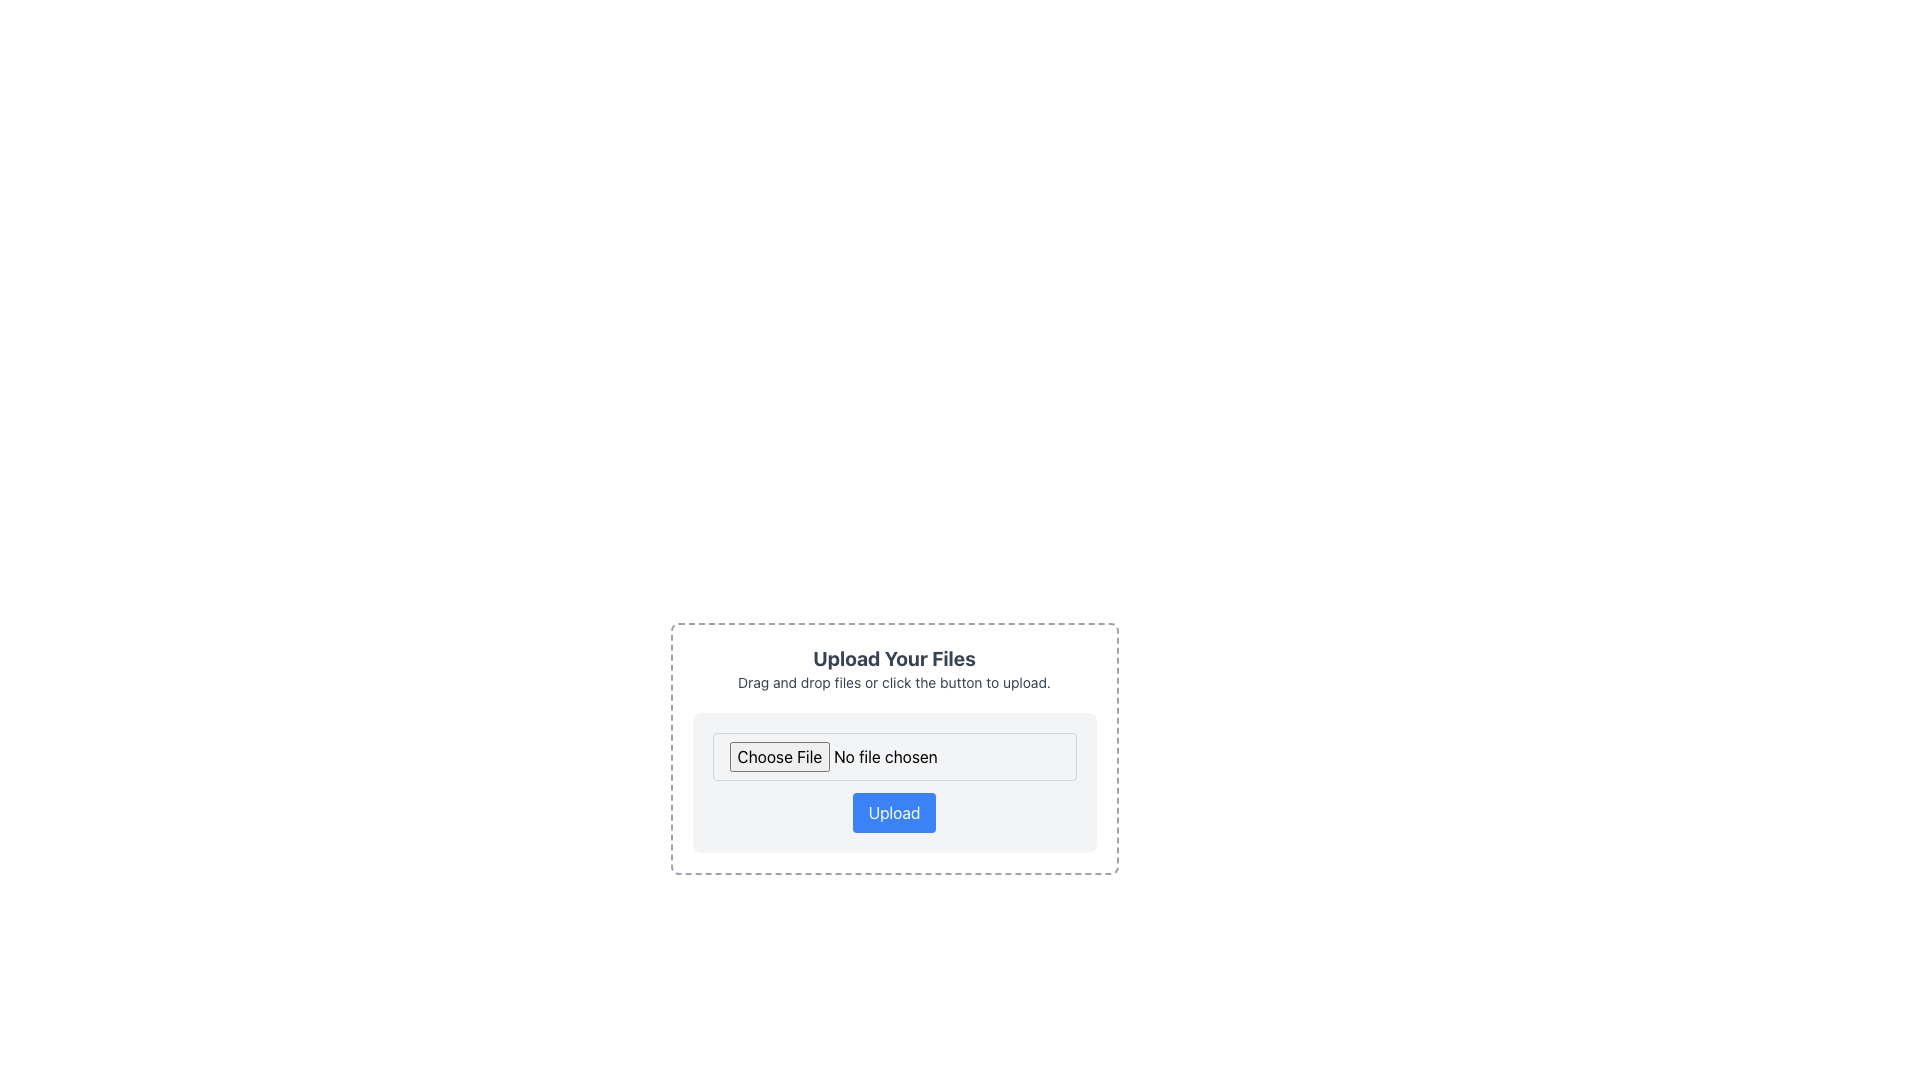 The width and height of the screenshot is (1920, 1080). What do you see at coordinates (893, 813) in the screenshot?
I see `the 'Upload' button, which is a rectangular button with rounded corners, styled in blue with white text, located beneath the 'Choose File' text field` at bounding box center [893, 813].